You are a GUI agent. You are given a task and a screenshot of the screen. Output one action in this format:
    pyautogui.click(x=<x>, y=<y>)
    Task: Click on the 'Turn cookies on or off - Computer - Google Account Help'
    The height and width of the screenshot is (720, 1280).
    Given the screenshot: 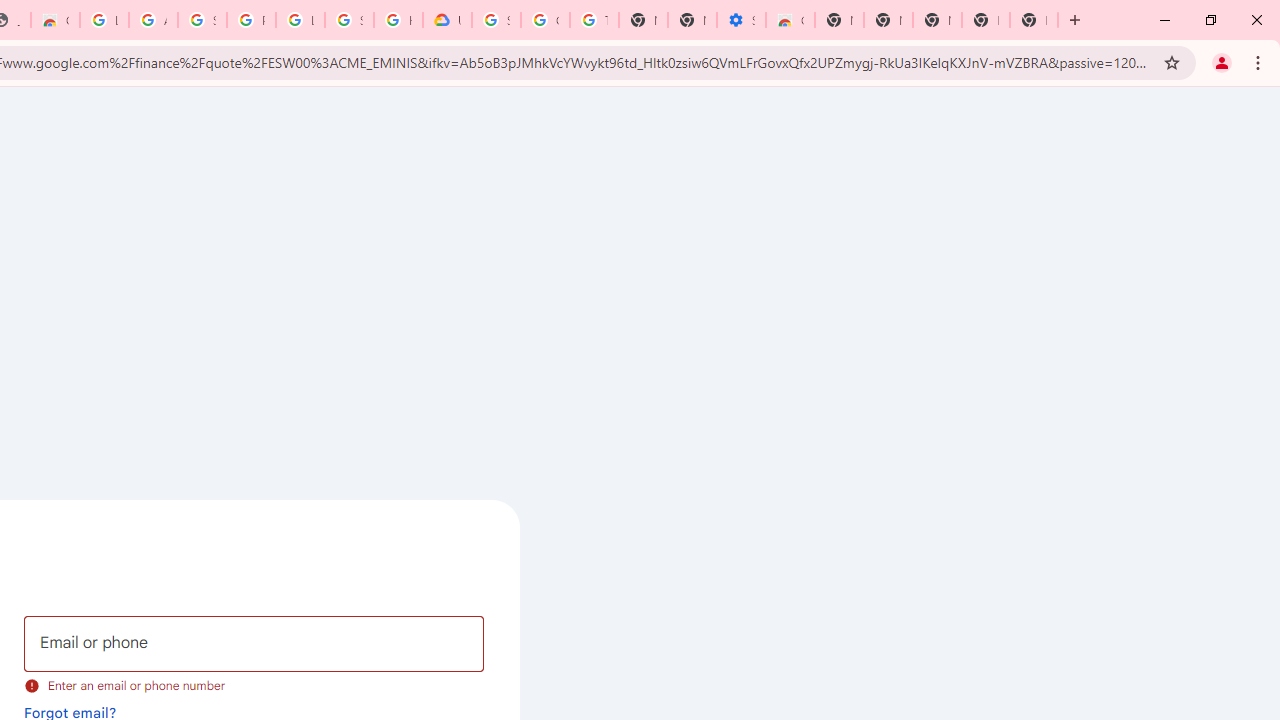 What is the action you would take?
    pyautogui.click(x=593, y=20)
    